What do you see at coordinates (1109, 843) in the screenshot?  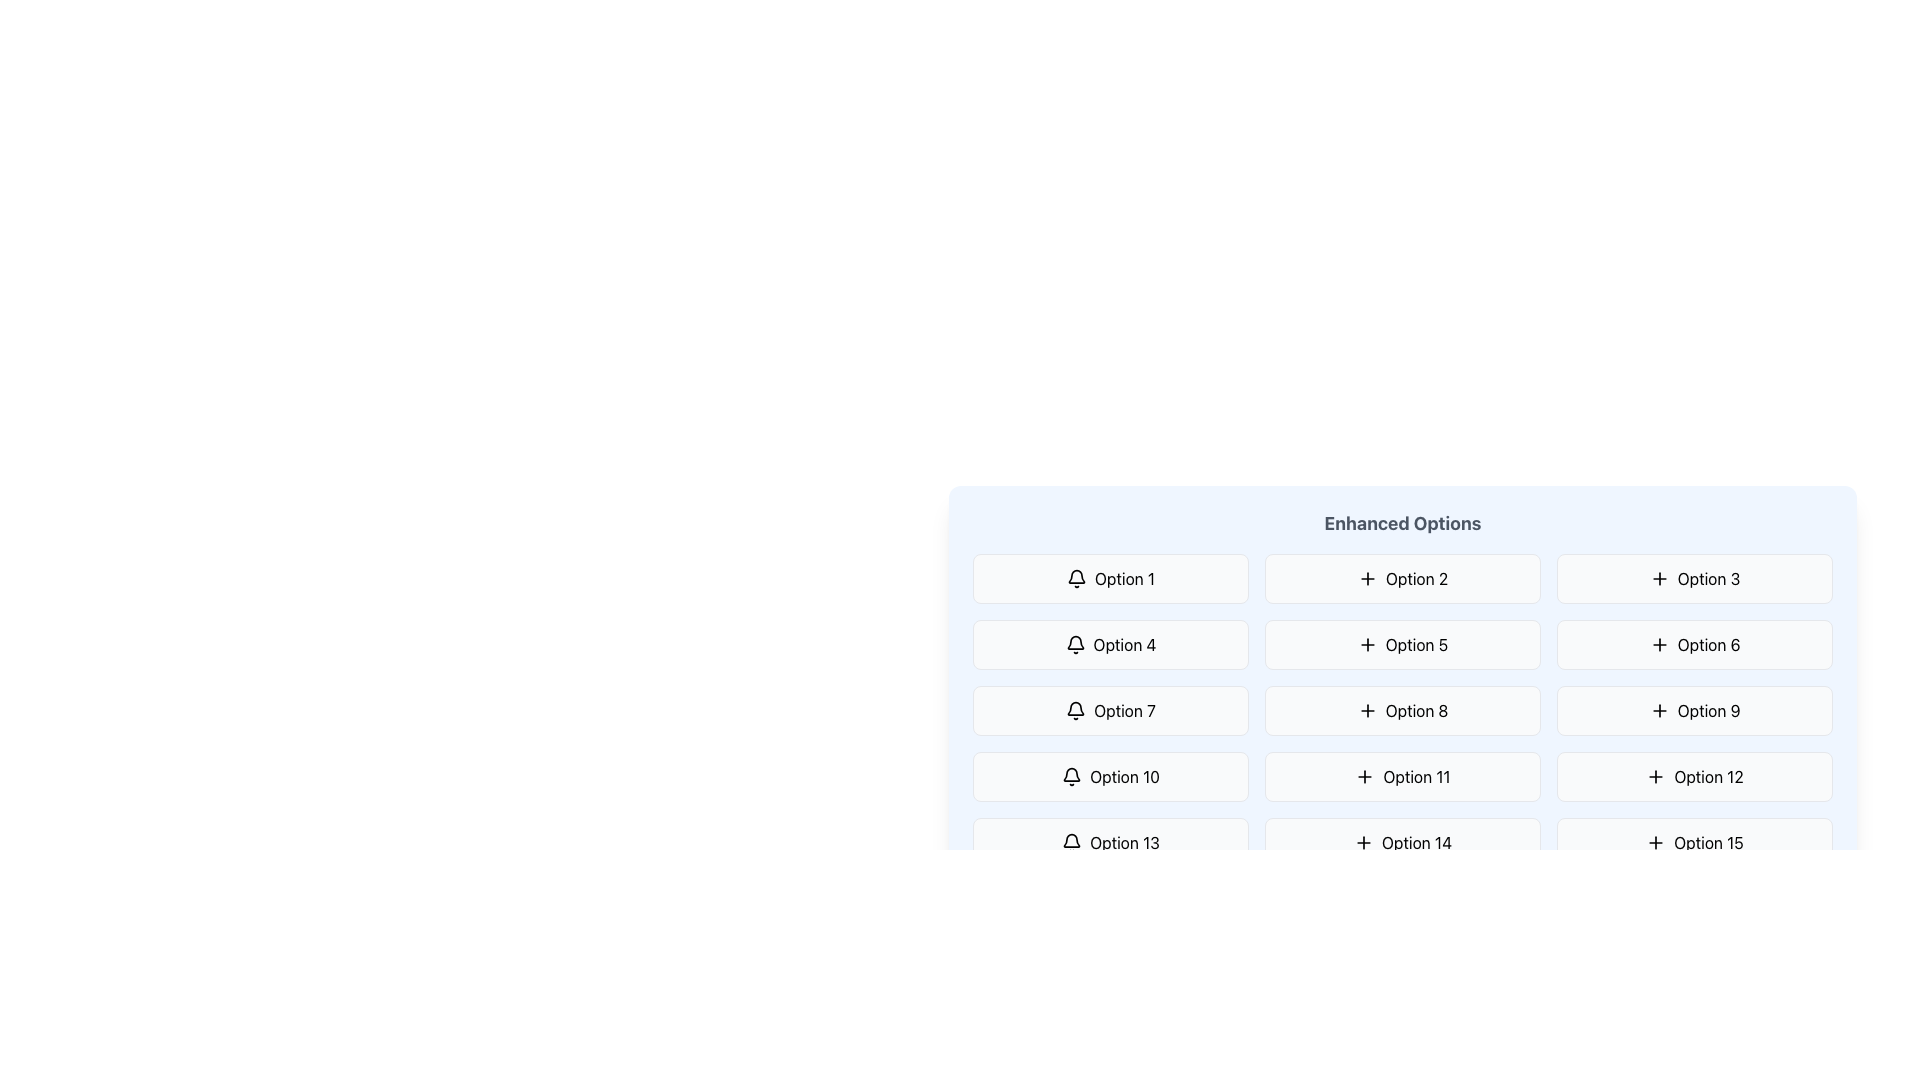 I see `the selectable option button located in the fourth row of a grid-based layout` at bounding box center [1109, 843].